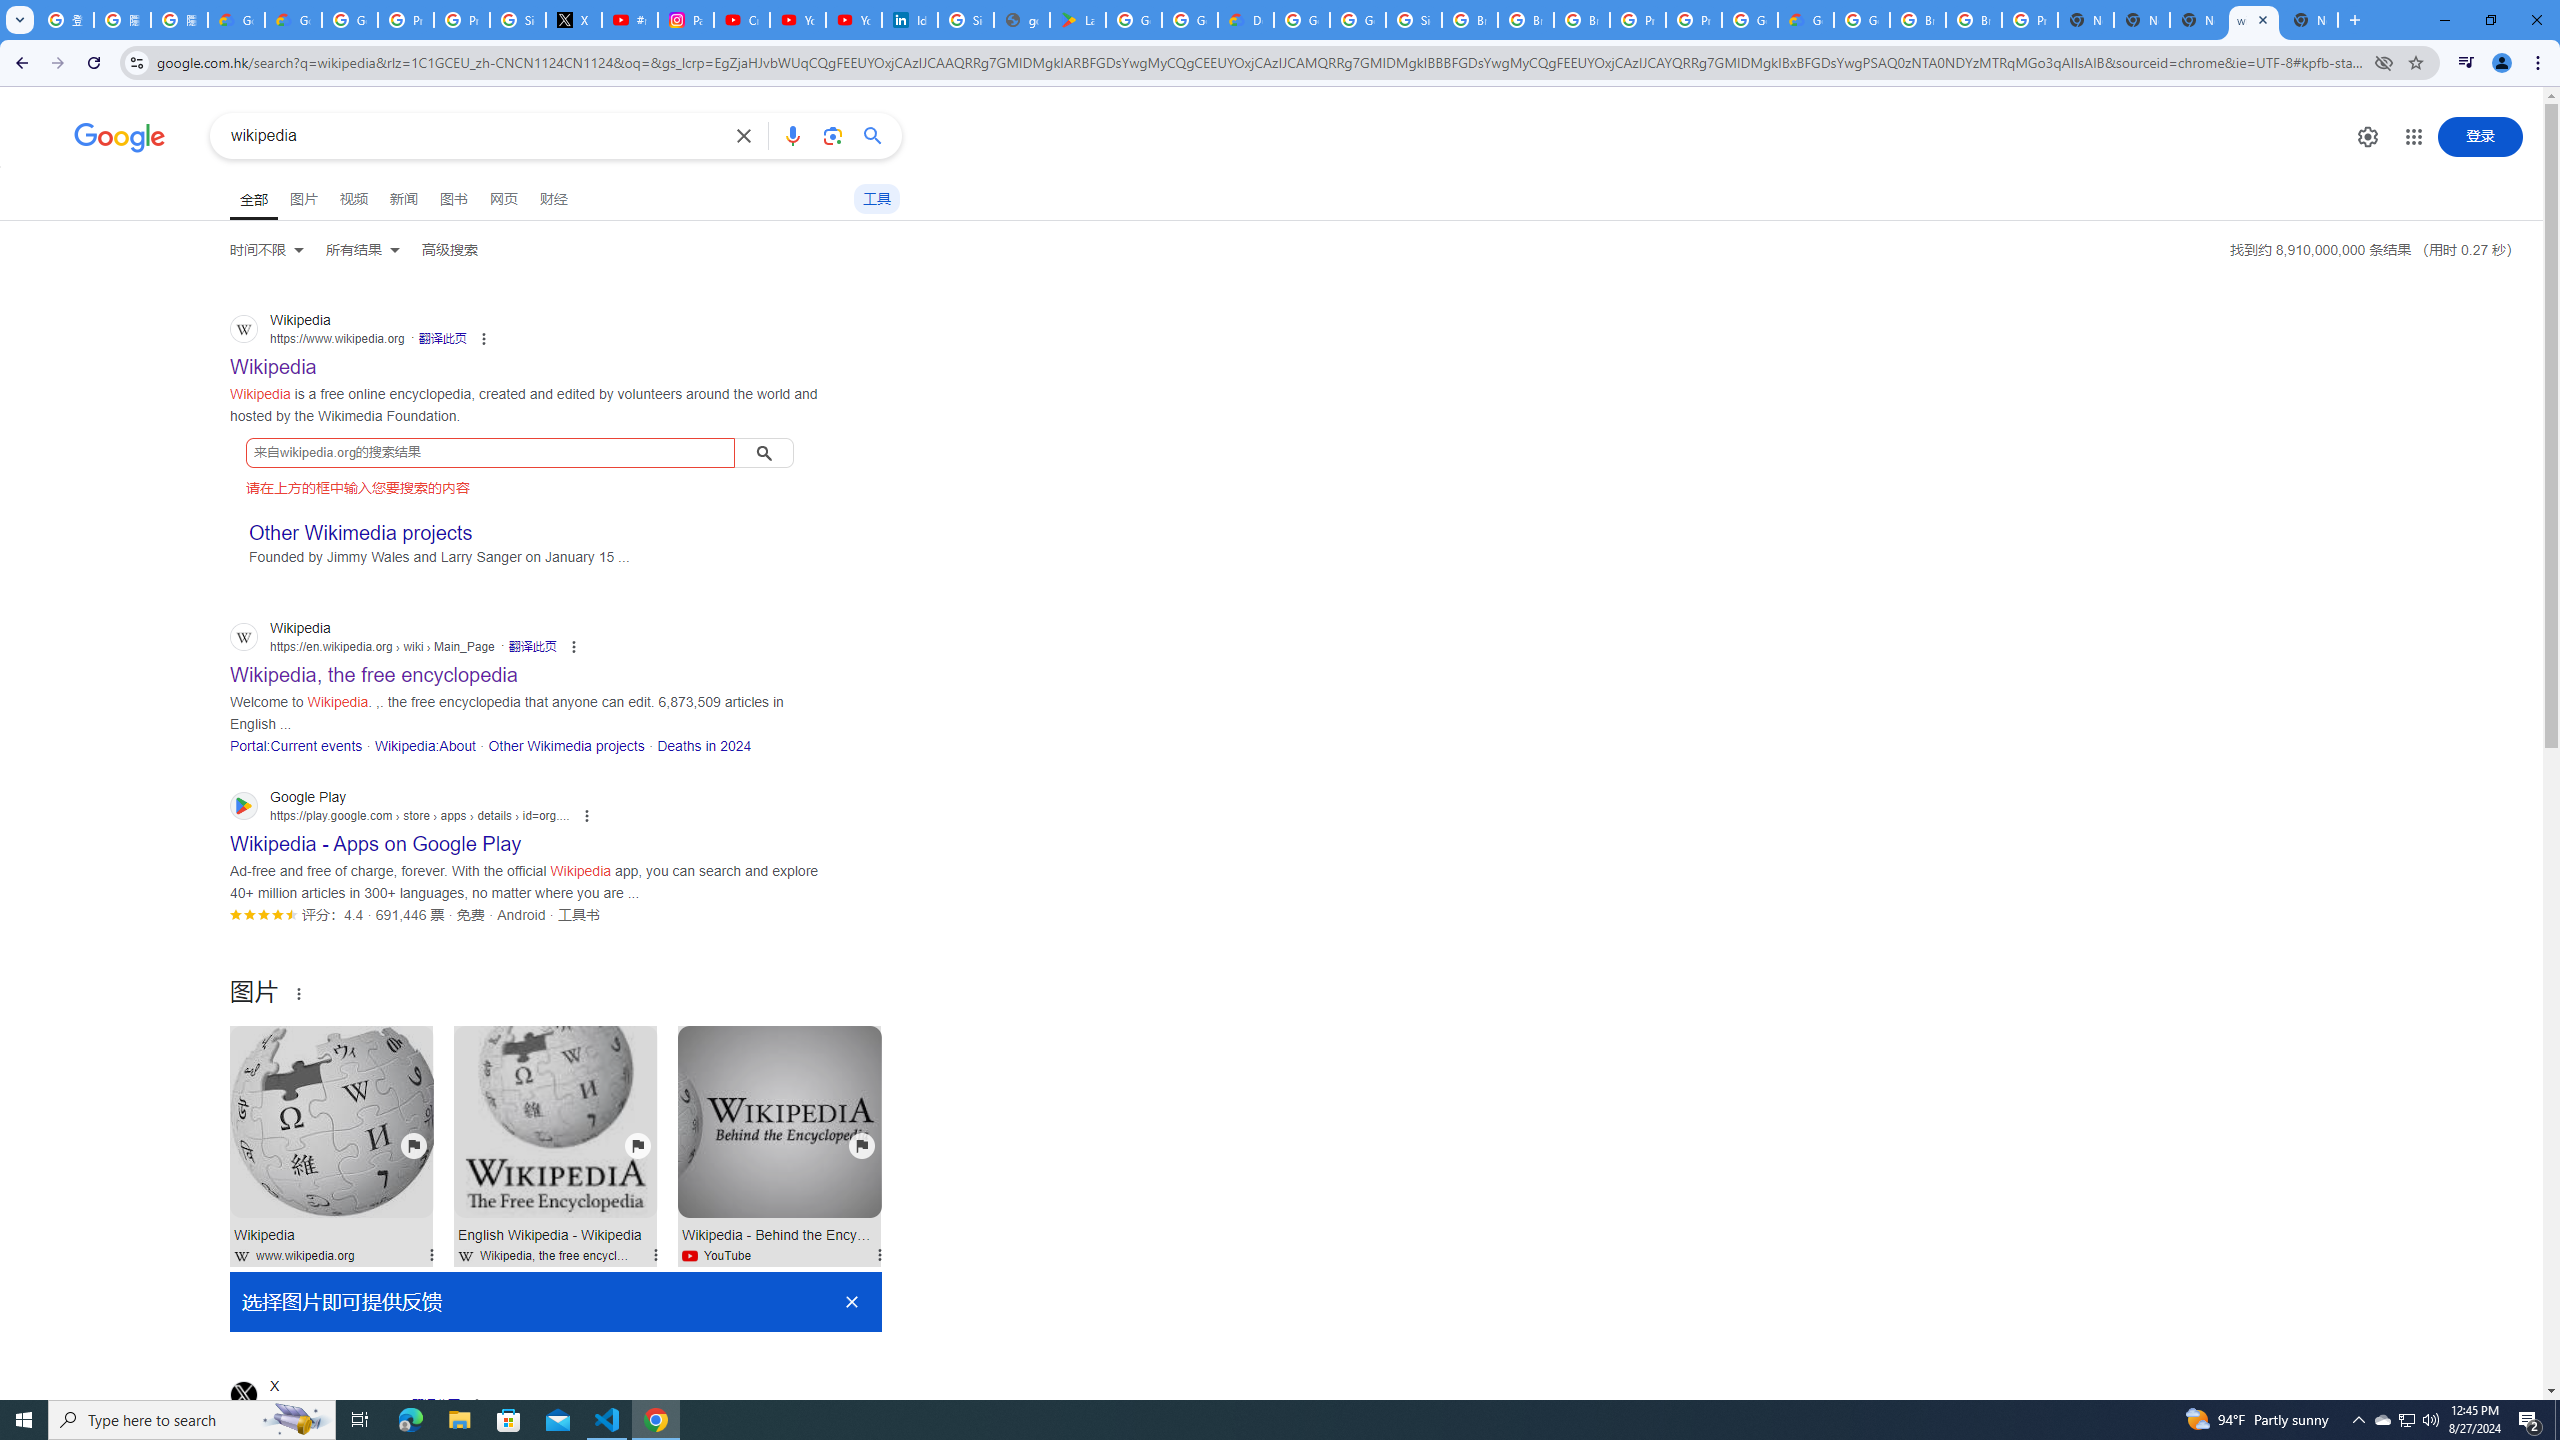 Image resolution: width=2560 pixels, height=1440 pixels. What do you see at coordinates (1748, 19) in the screenshot?
I see `'Google Cloud Platform'` at bounding box center [1748, 19].